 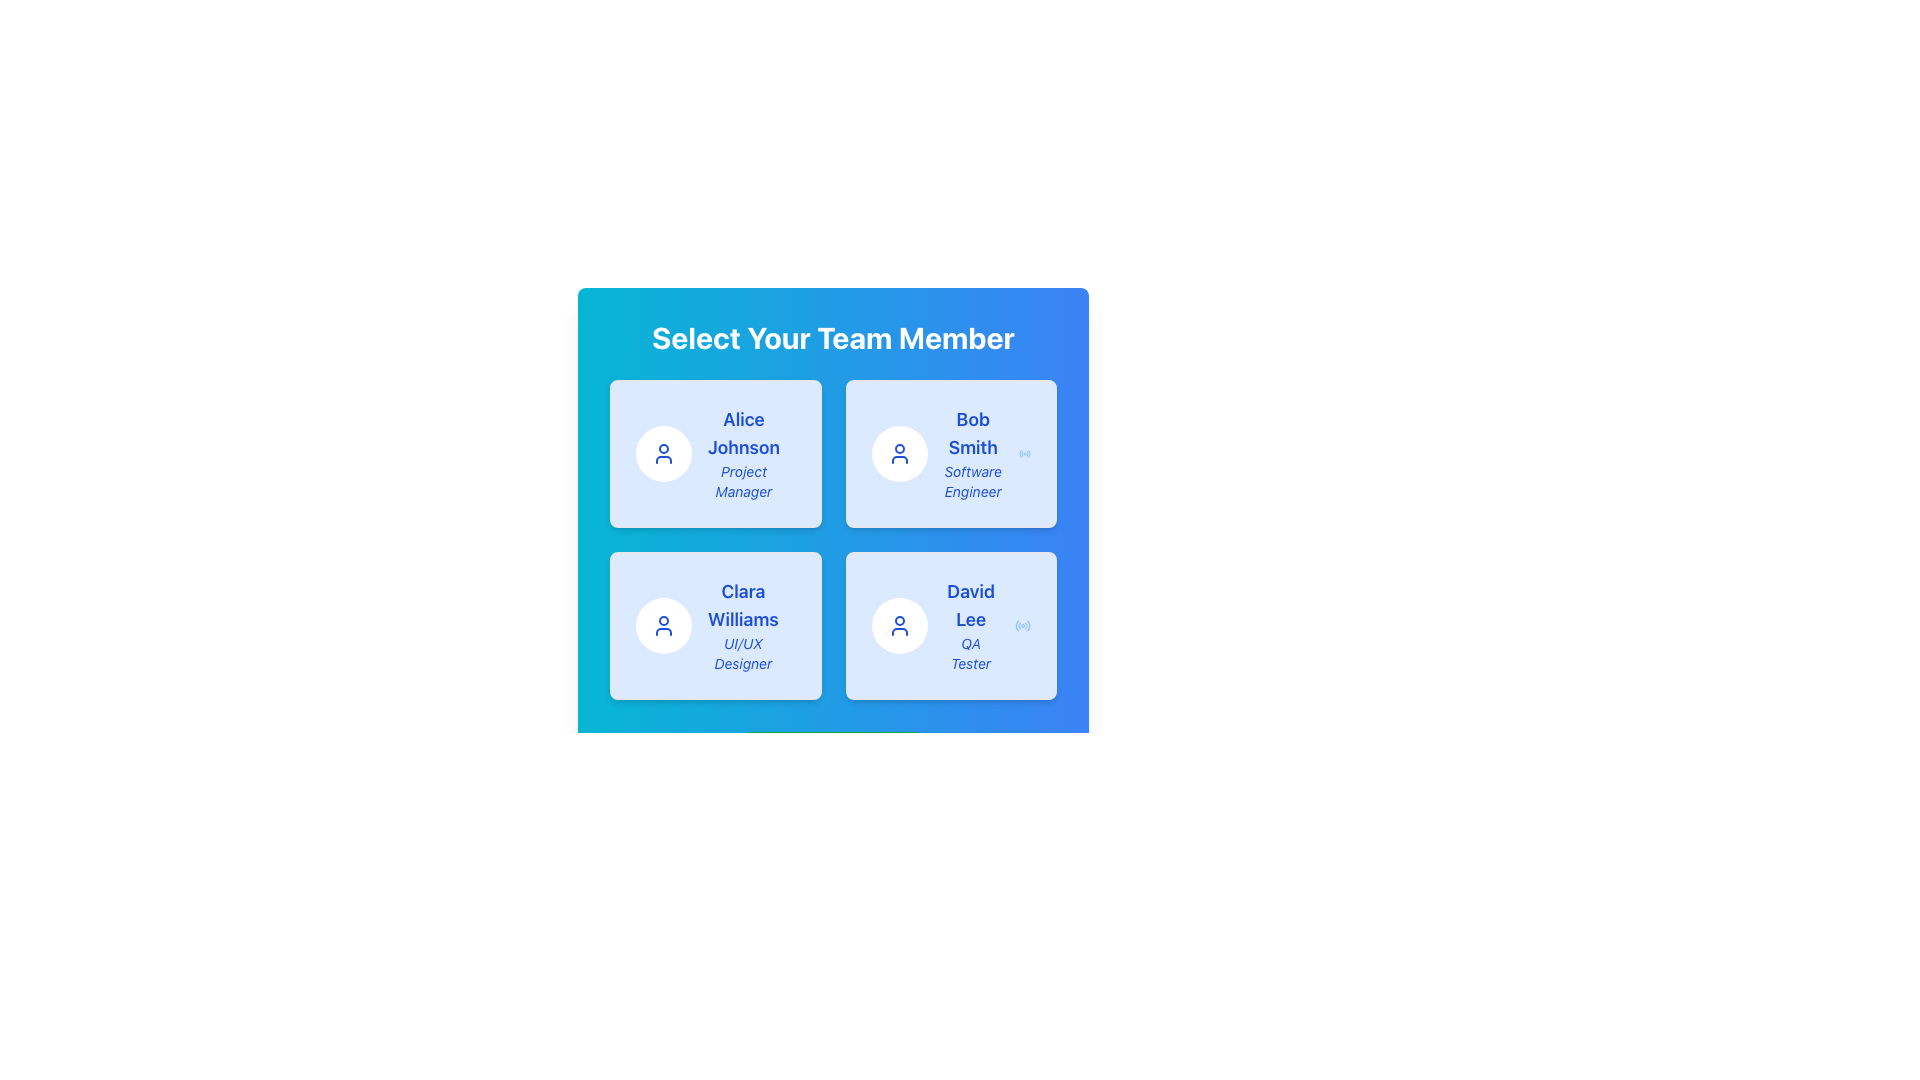 I want to click on the Text Label that displays the name and role of a team member, located in the first row and first column of a 2x2 grid layout under the title 'Select Your Team Member.', so click(x=743, y=454).